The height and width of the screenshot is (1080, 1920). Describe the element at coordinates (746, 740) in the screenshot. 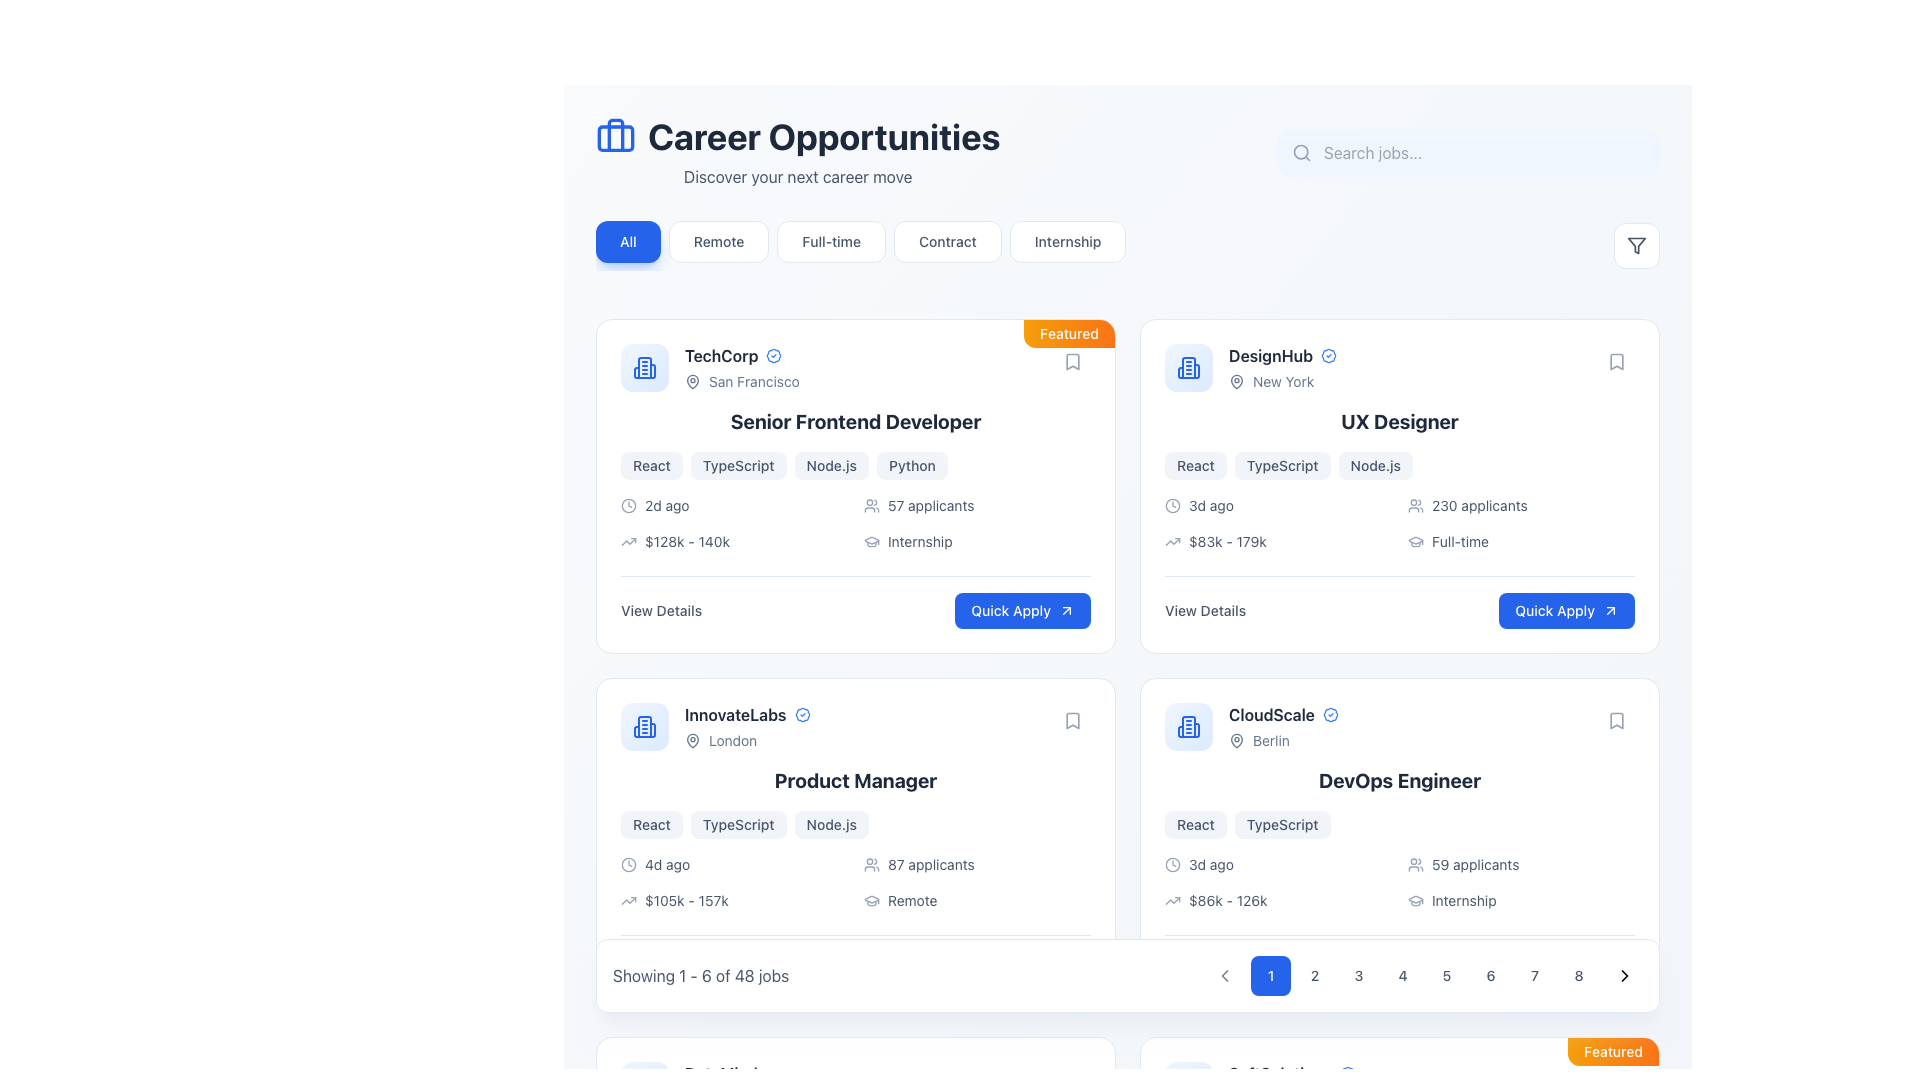

I see `the text label displaying 'London', which is styled in small gray font and positioned under the job title and company name within the job listing card` at that location.